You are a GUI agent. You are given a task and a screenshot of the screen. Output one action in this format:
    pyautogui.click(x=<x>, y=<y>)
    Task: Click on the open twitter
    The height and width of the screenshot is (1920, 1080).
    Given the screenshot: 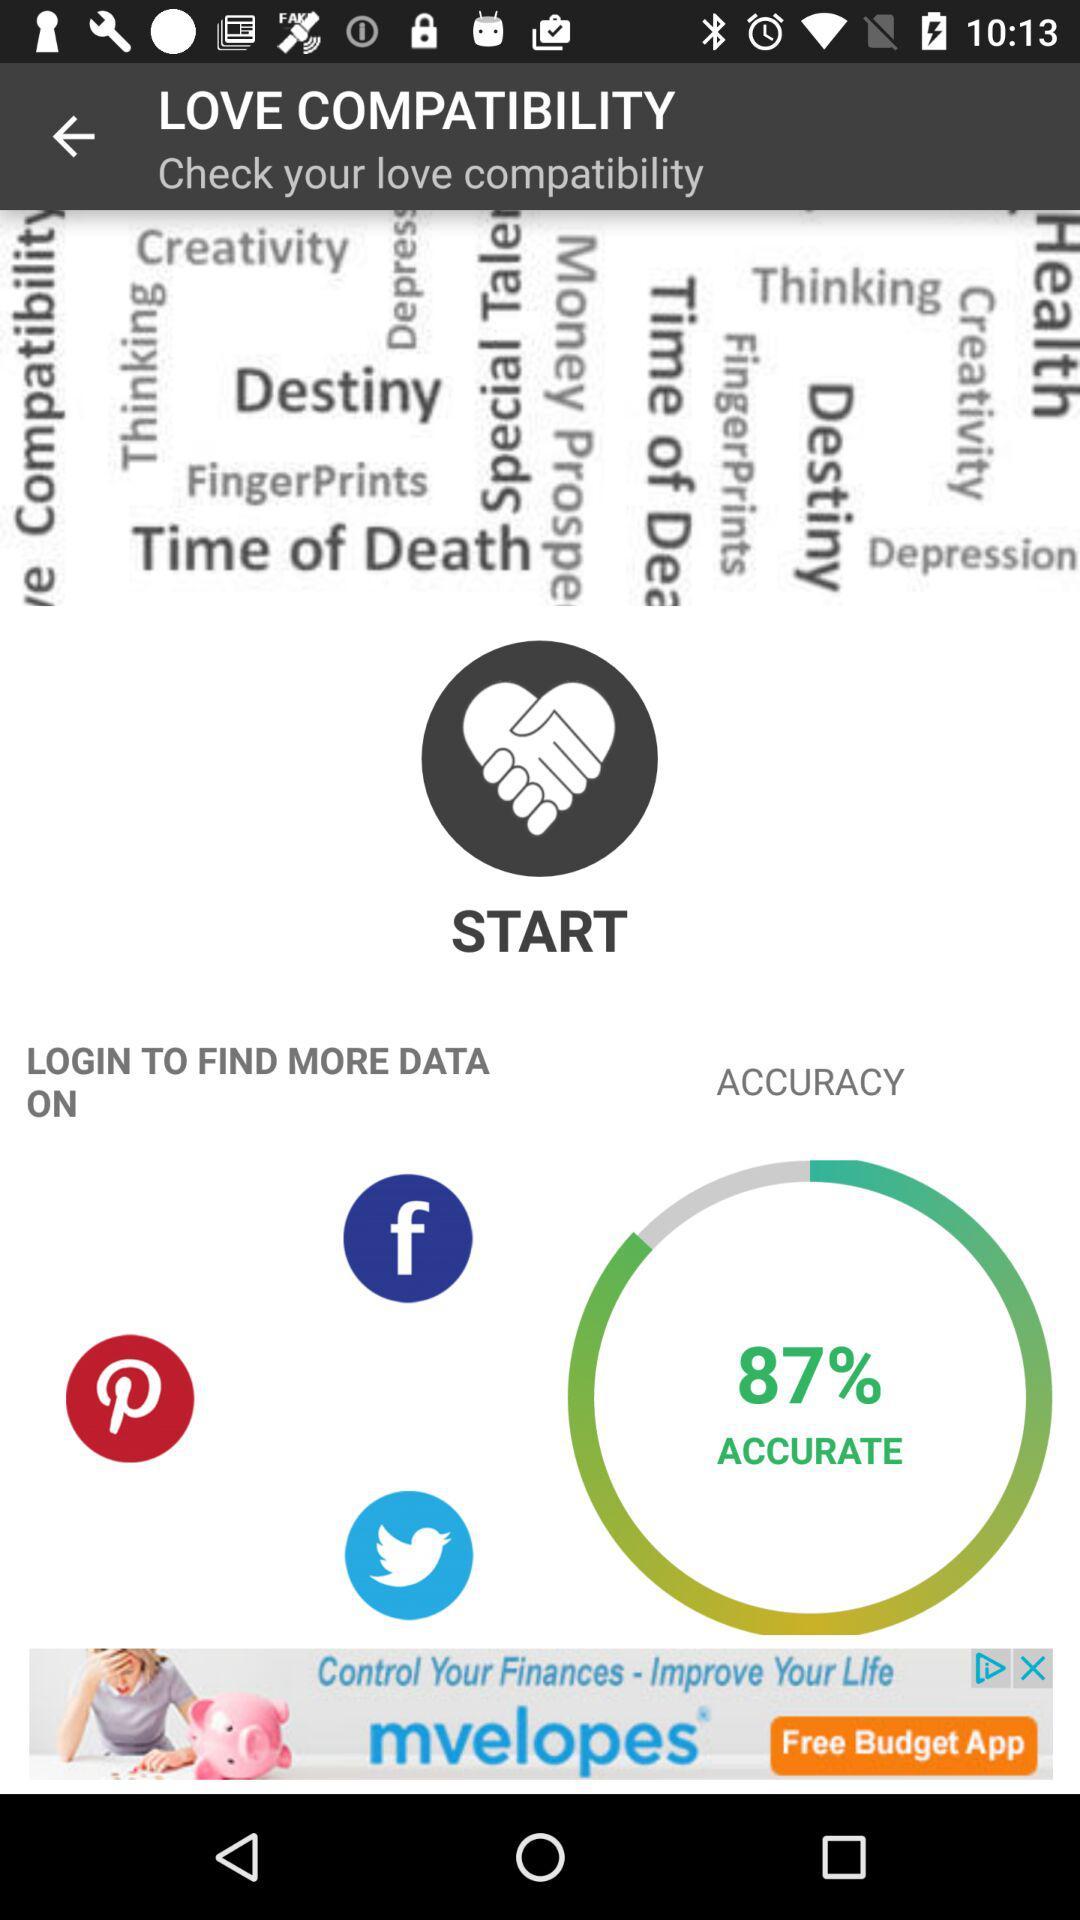 What is the action you would take?
    pyautogui.click(x=407, y=1555)
    